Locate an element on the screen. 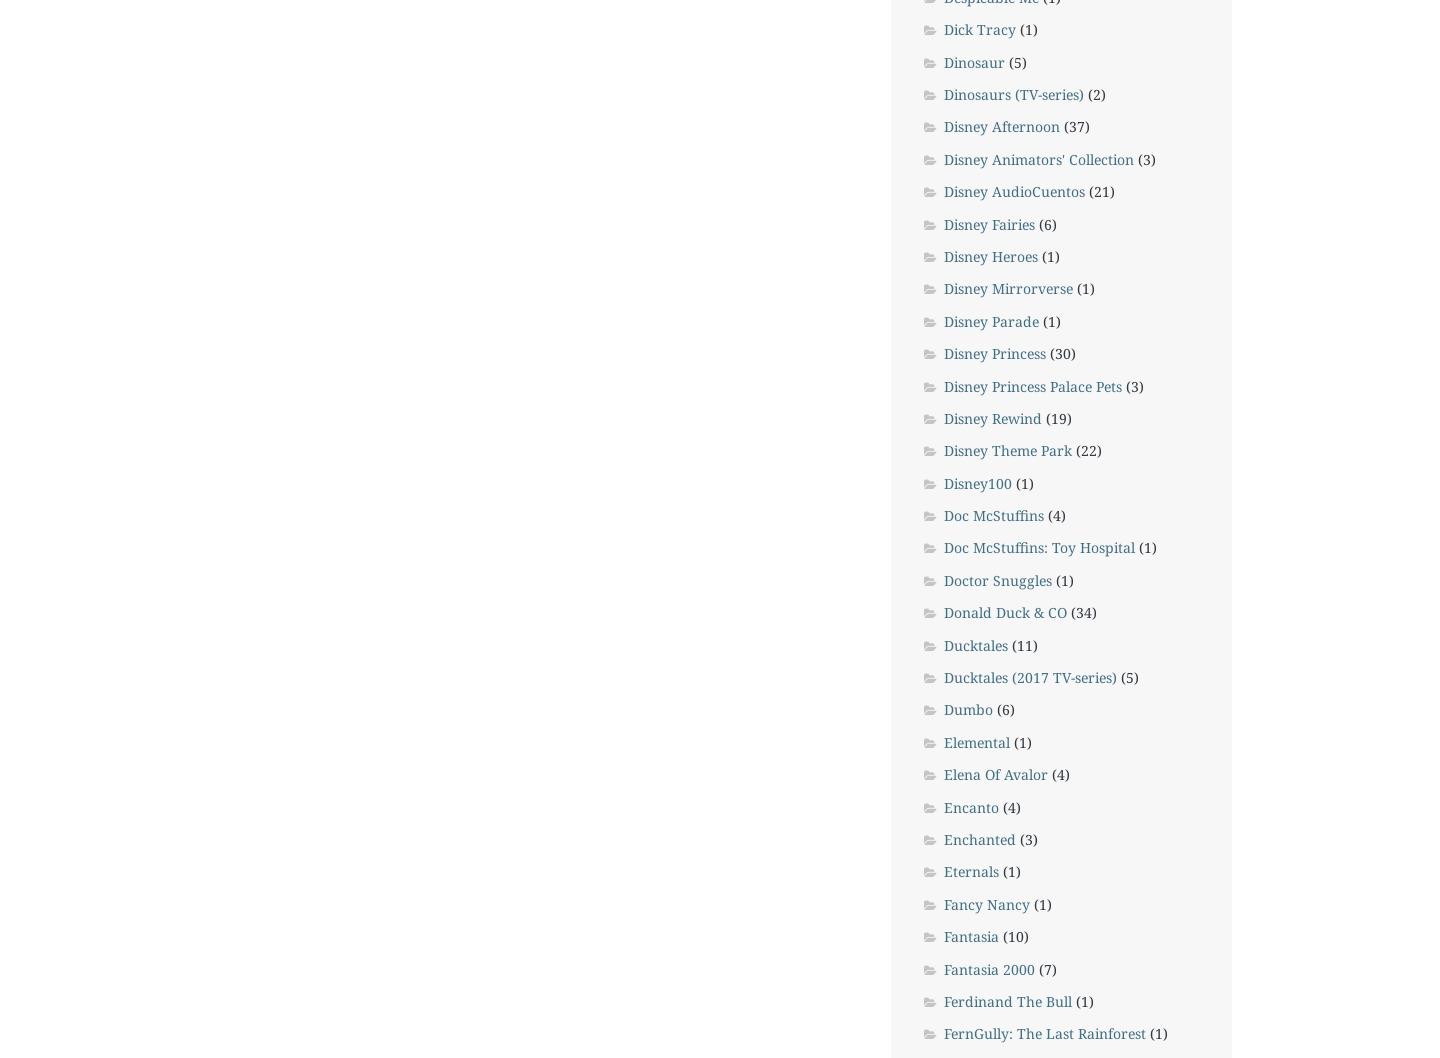  'Elemental' is located at coordinates (975, 741).